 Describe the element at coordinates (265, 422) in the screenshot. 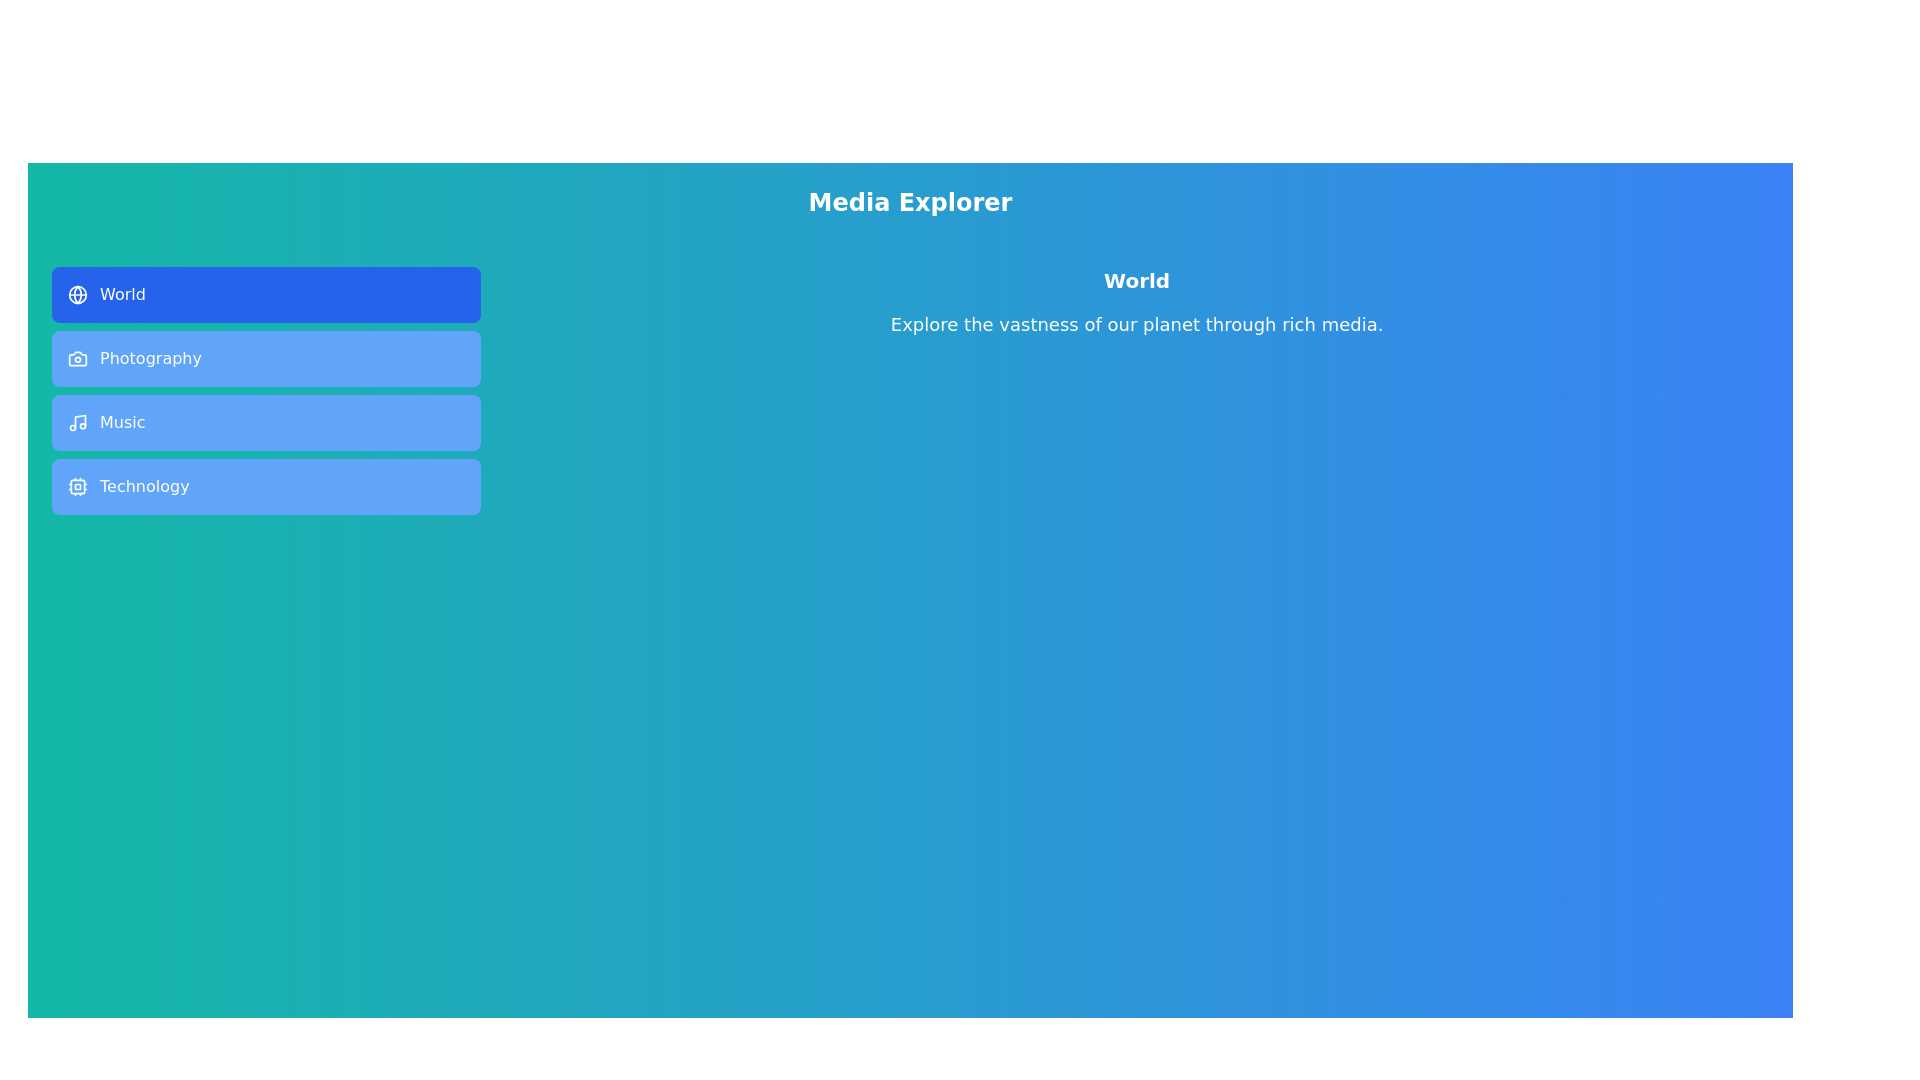

I see `the tab labeled Music to preview its style` at that location.